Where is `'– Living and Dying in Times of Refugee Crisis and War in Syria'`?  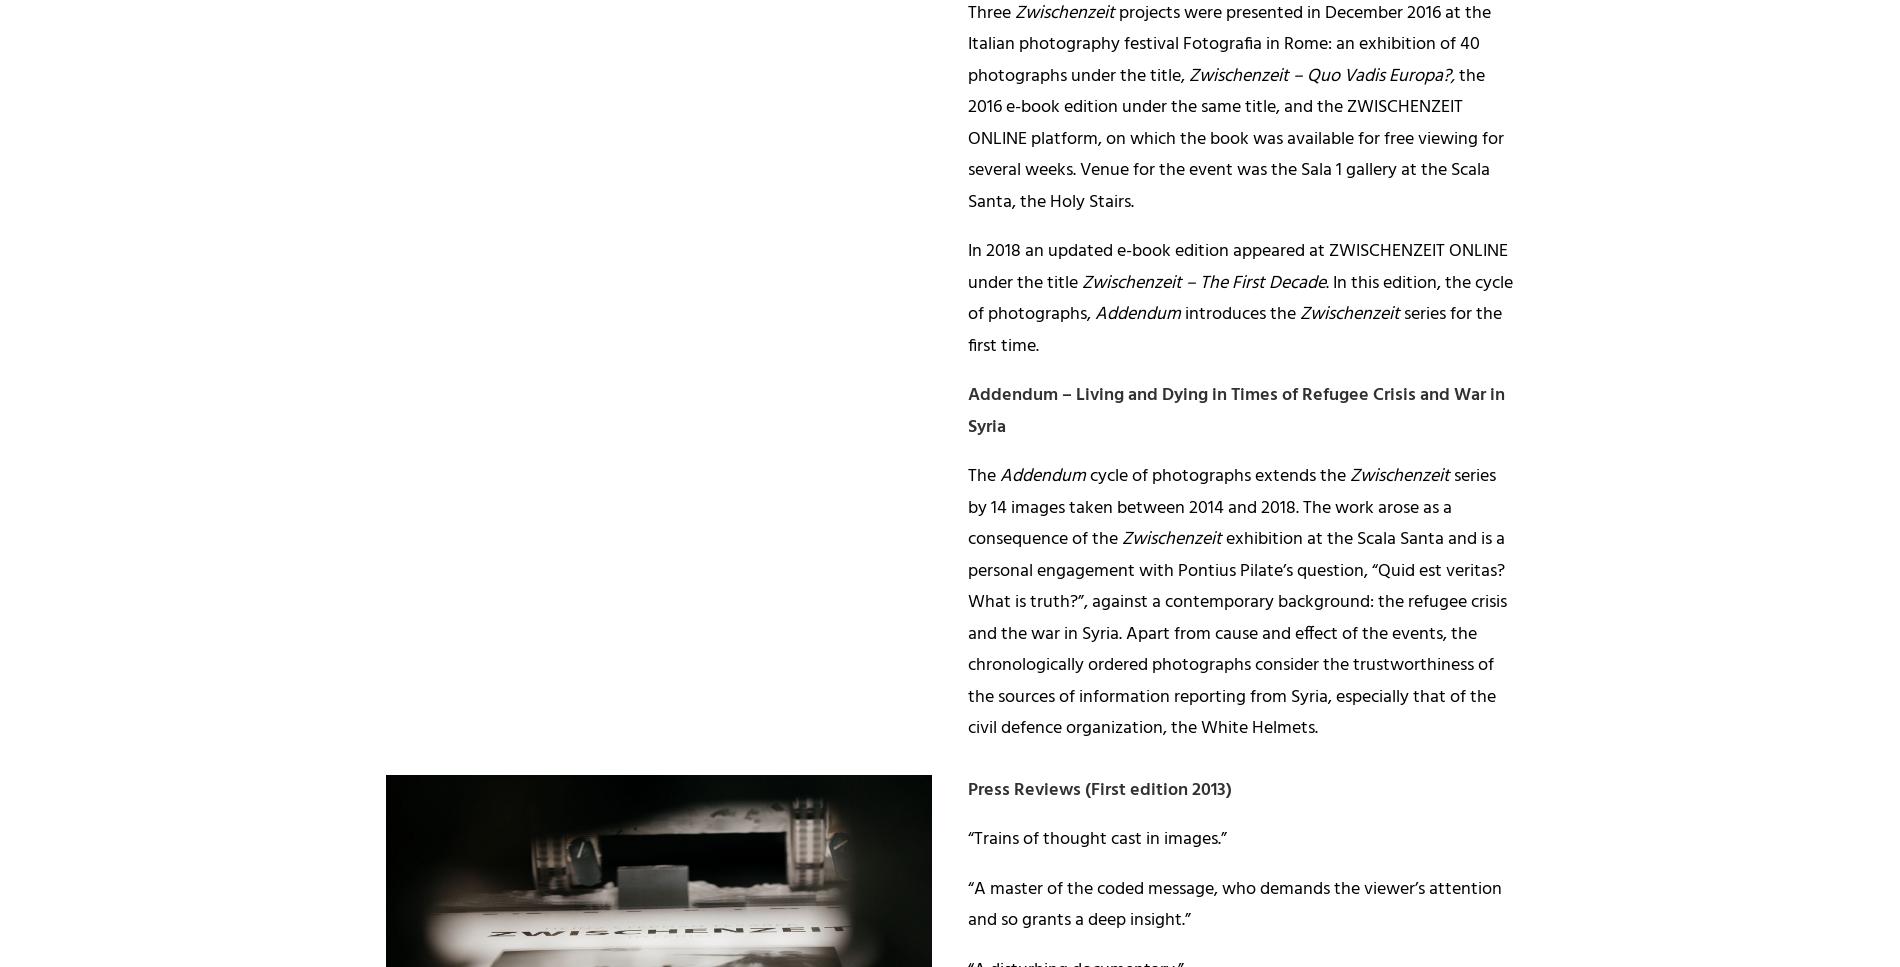
'– Living and Dying in Times of Refugee Crisis and War in Syria' is located at coordinates (968, 409).